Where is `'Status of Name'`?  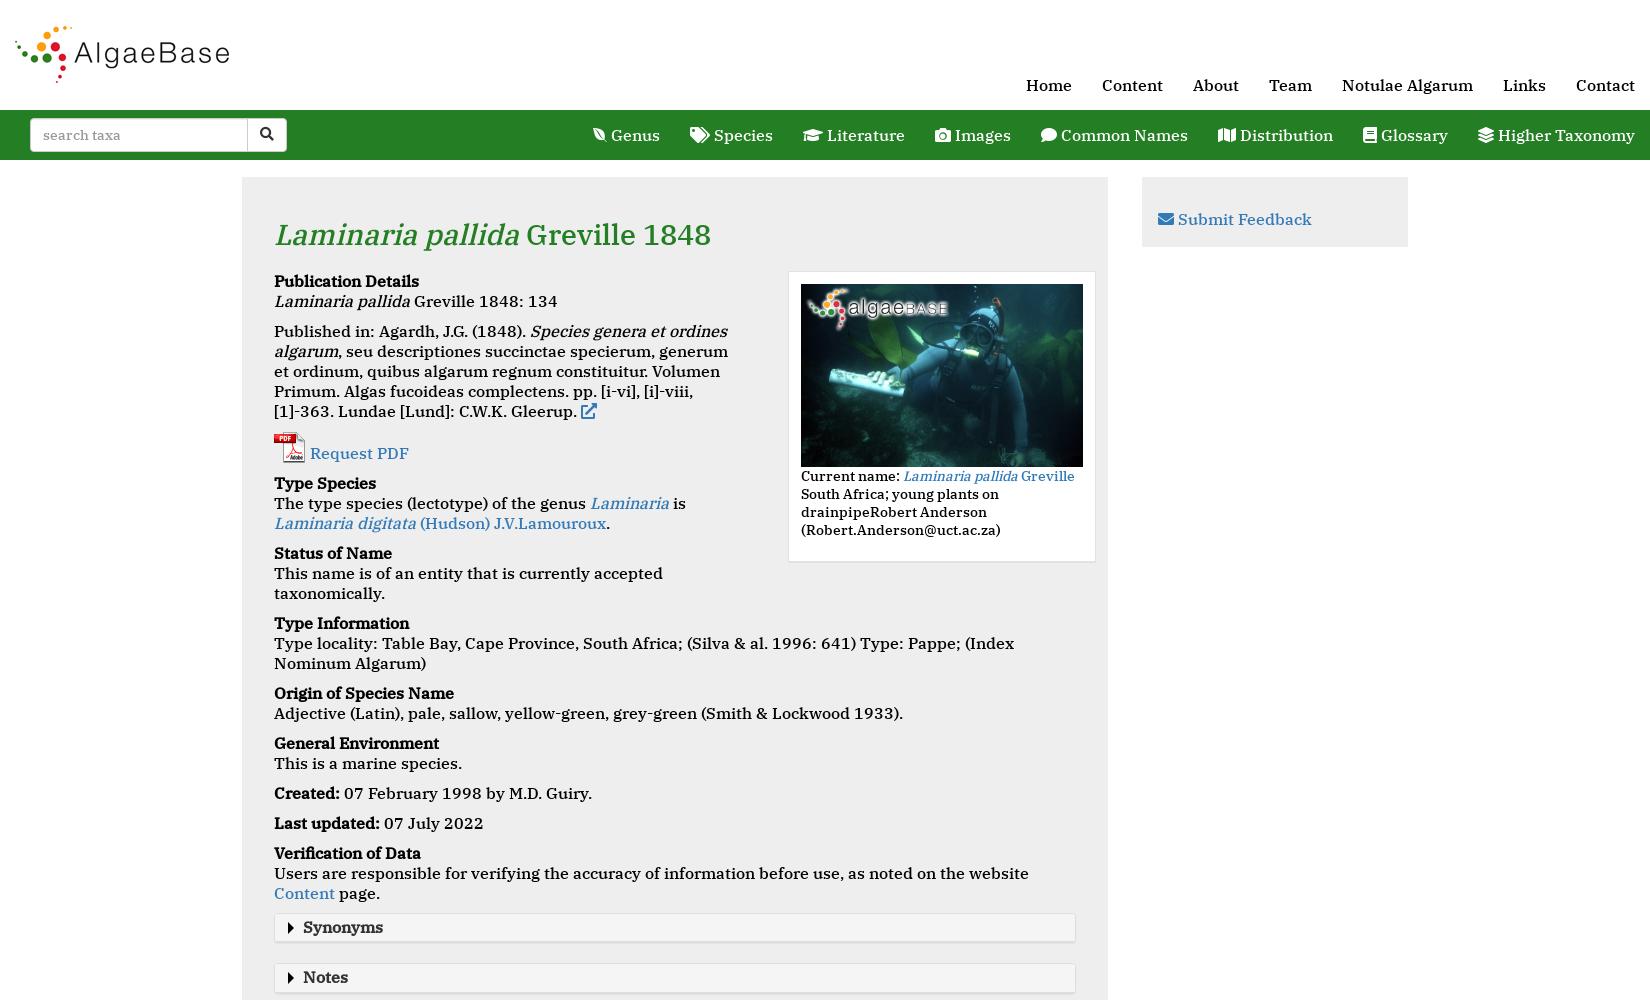
'Status of Name' is located at coordinates (332, 552).